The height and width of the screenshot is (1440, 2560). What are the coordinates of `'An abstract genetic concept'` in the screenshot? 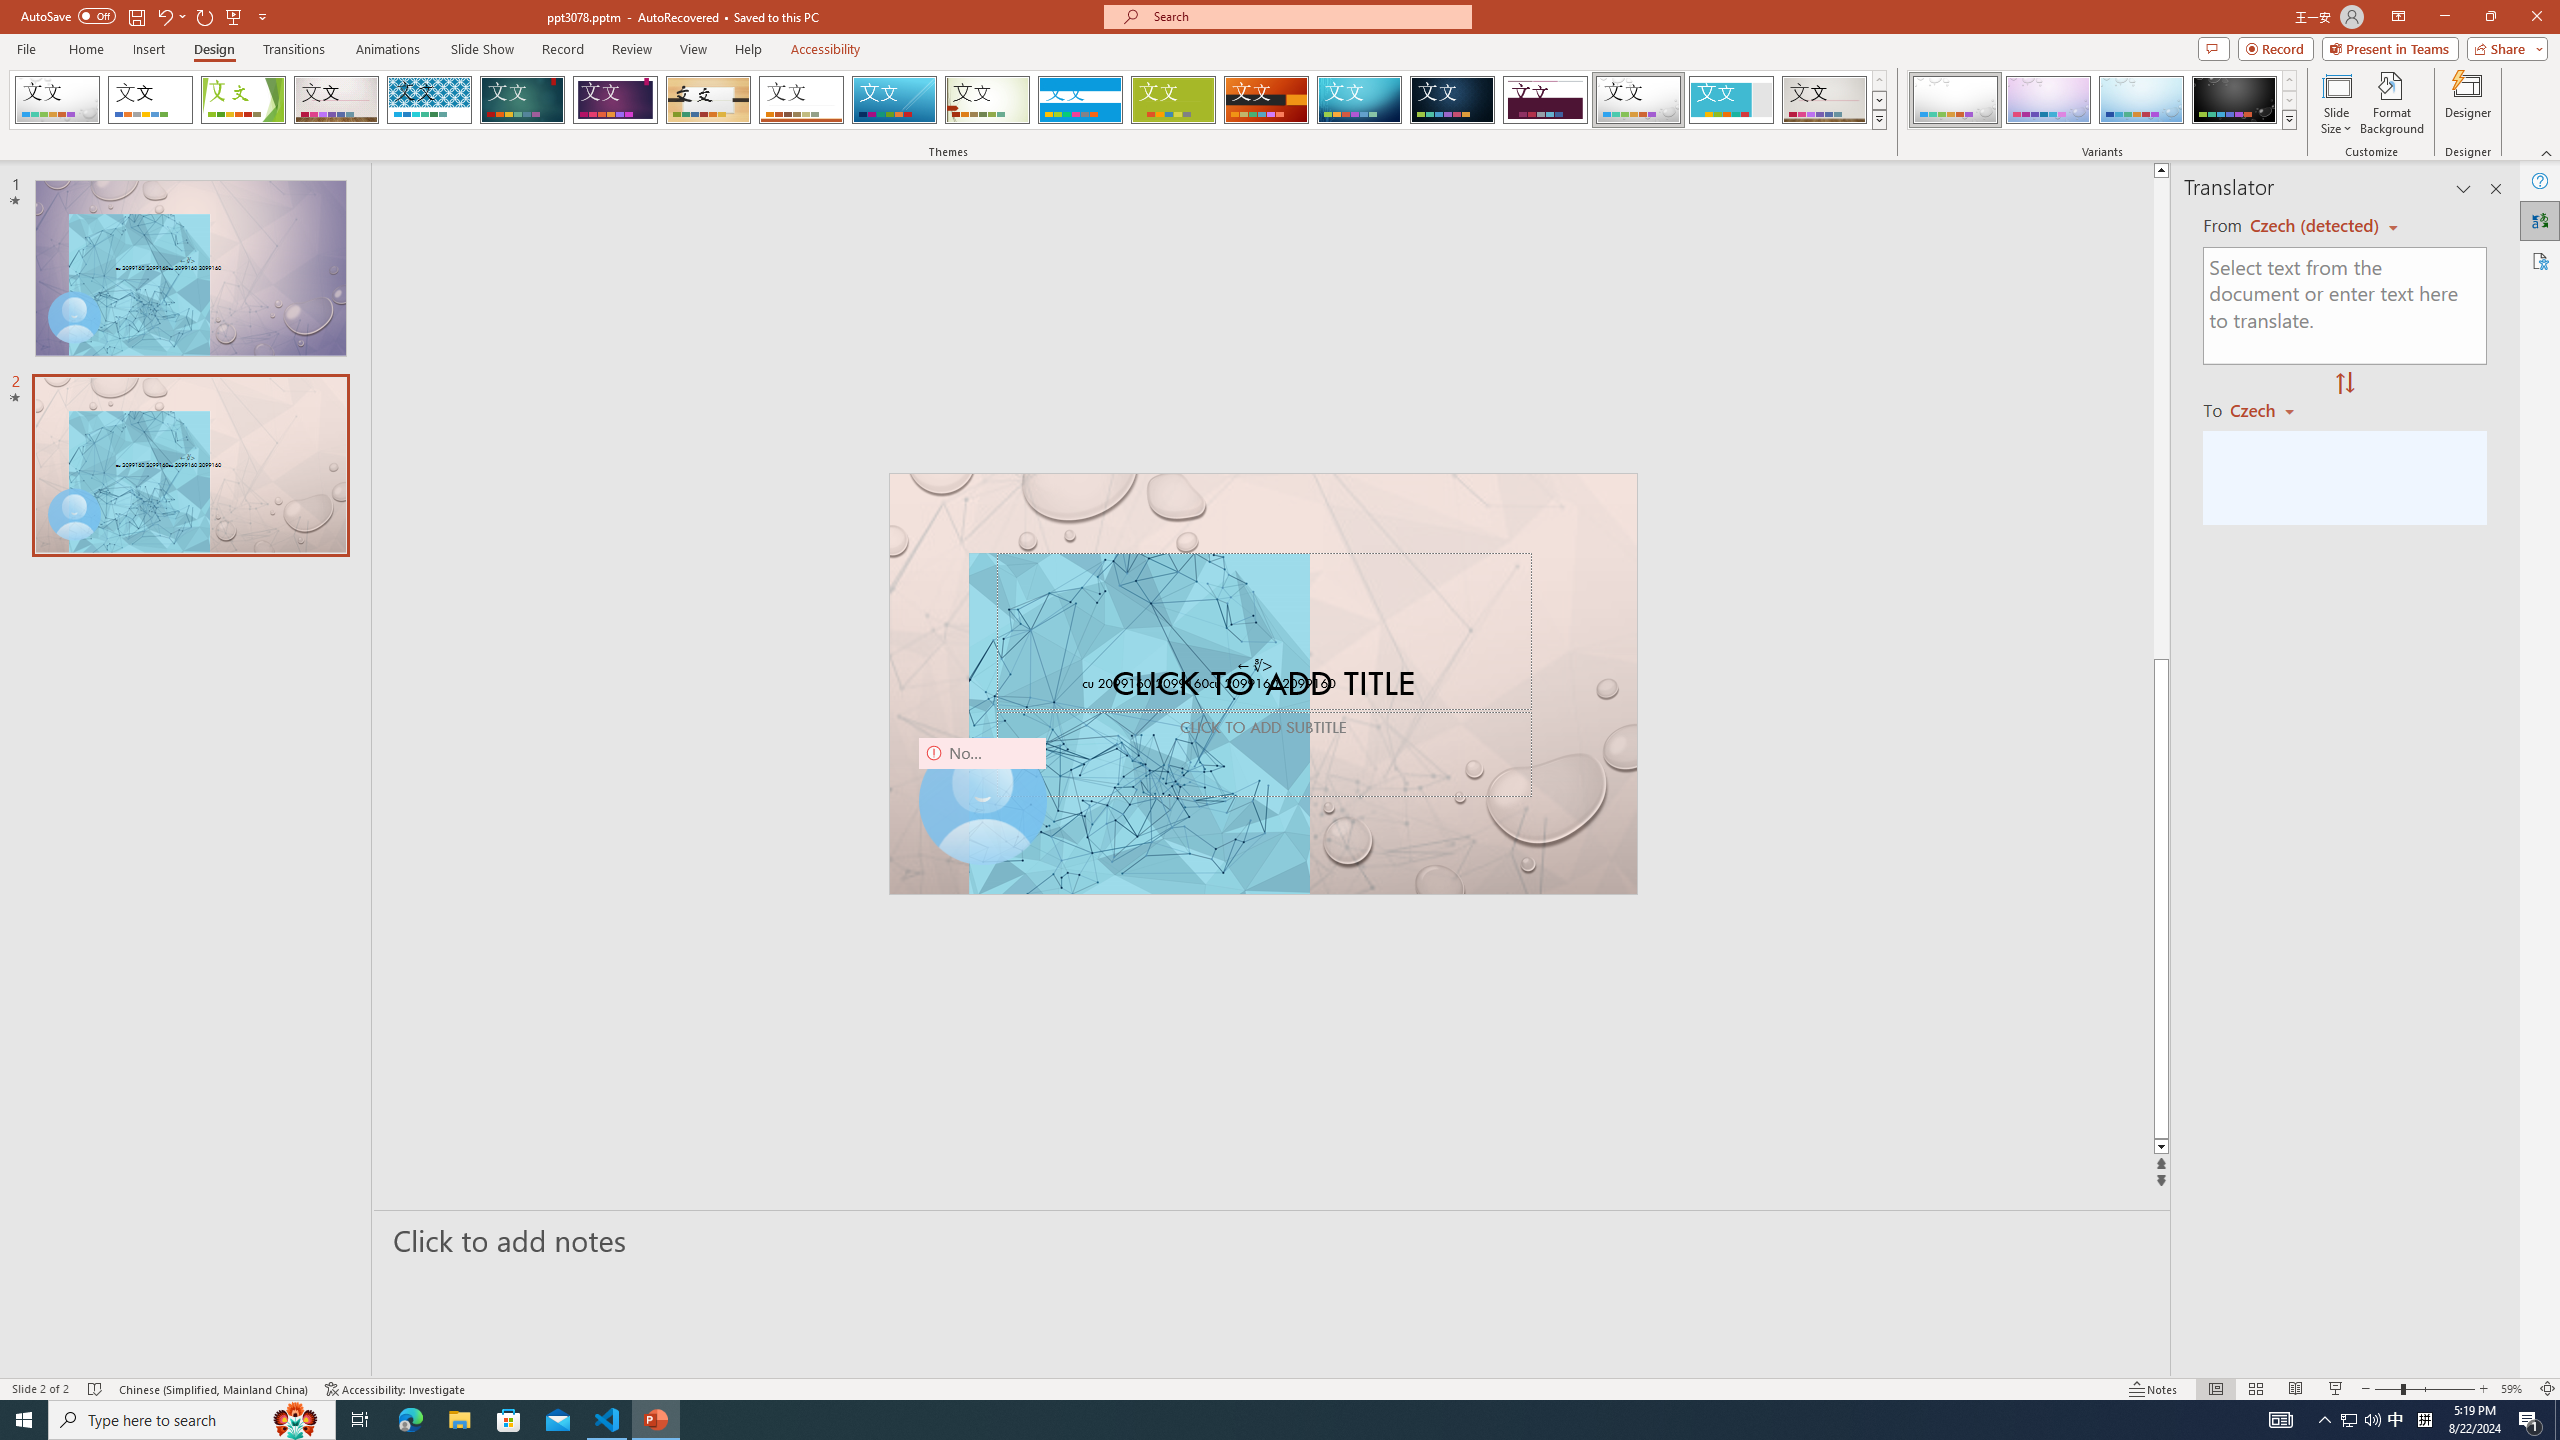 It's located at (1263, 683).